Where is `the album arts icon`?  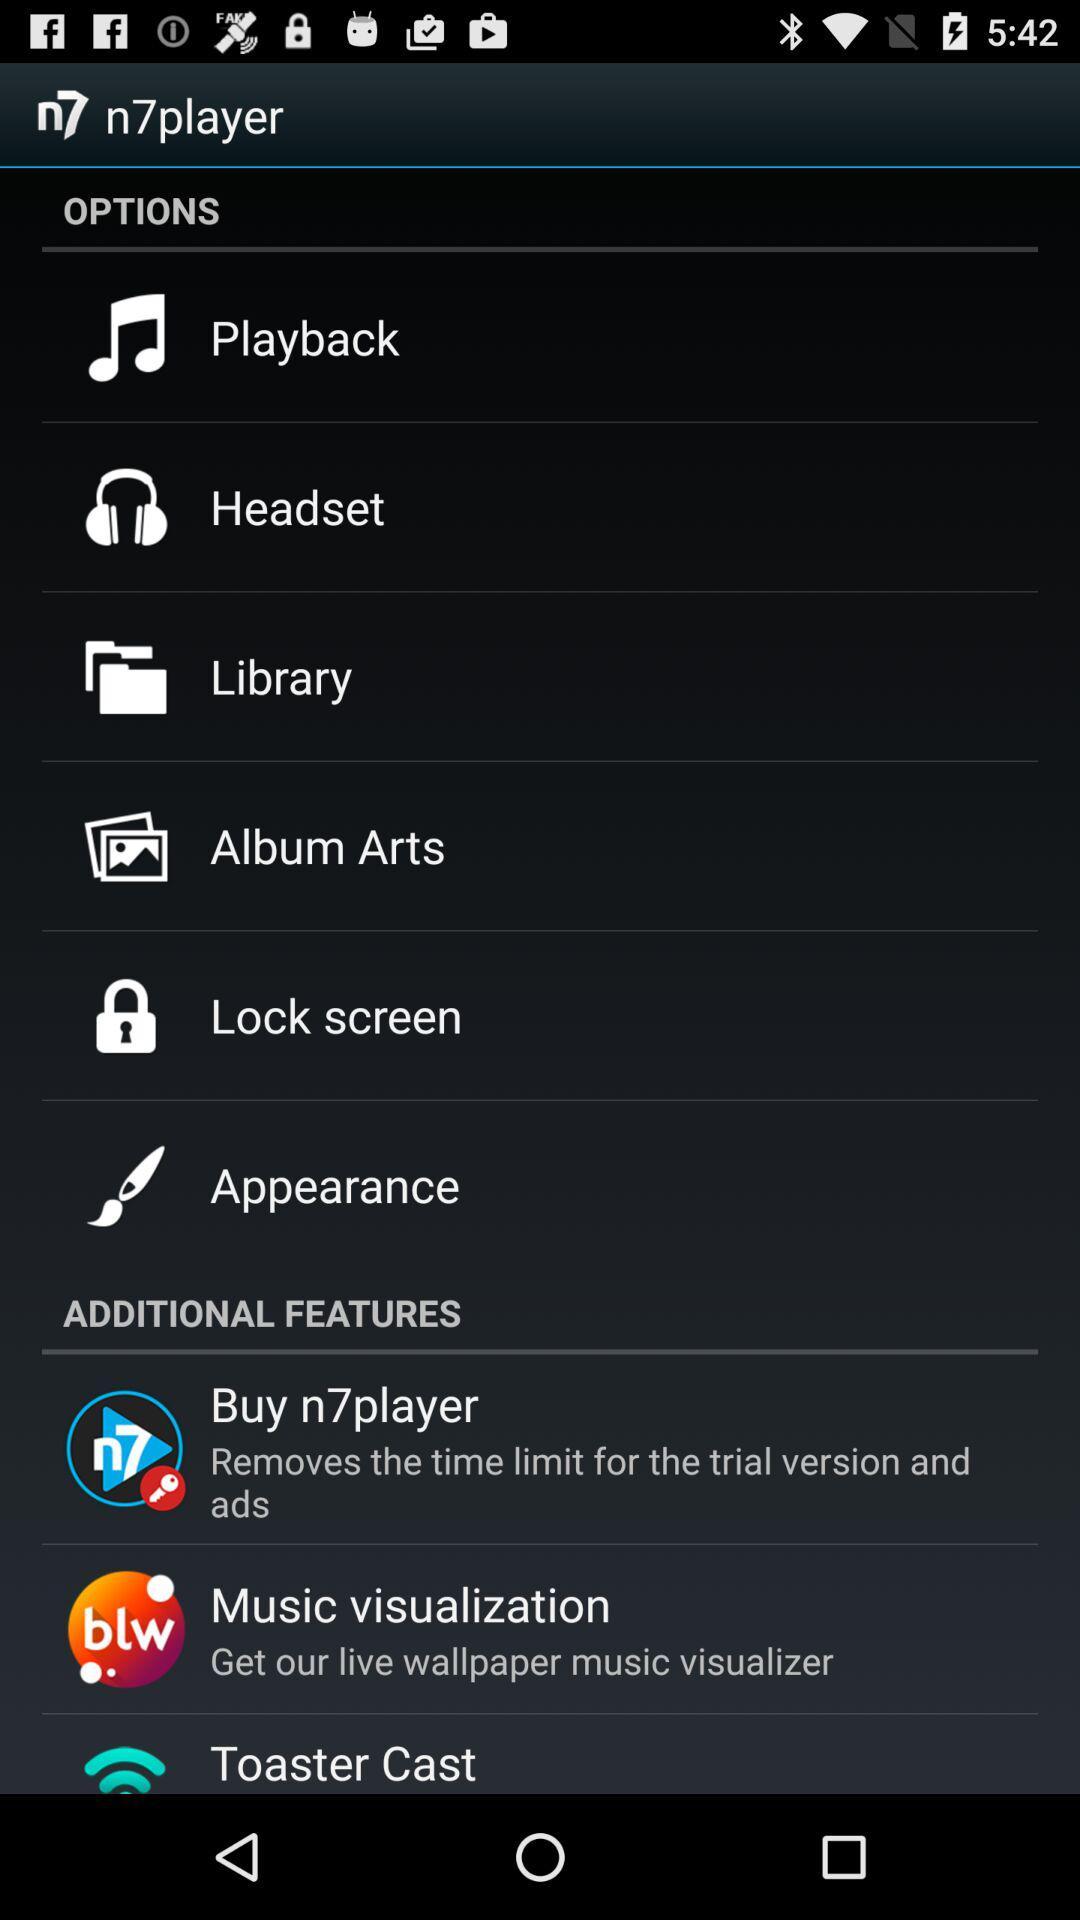
the album arts icon is located at coordinates (326, 845).